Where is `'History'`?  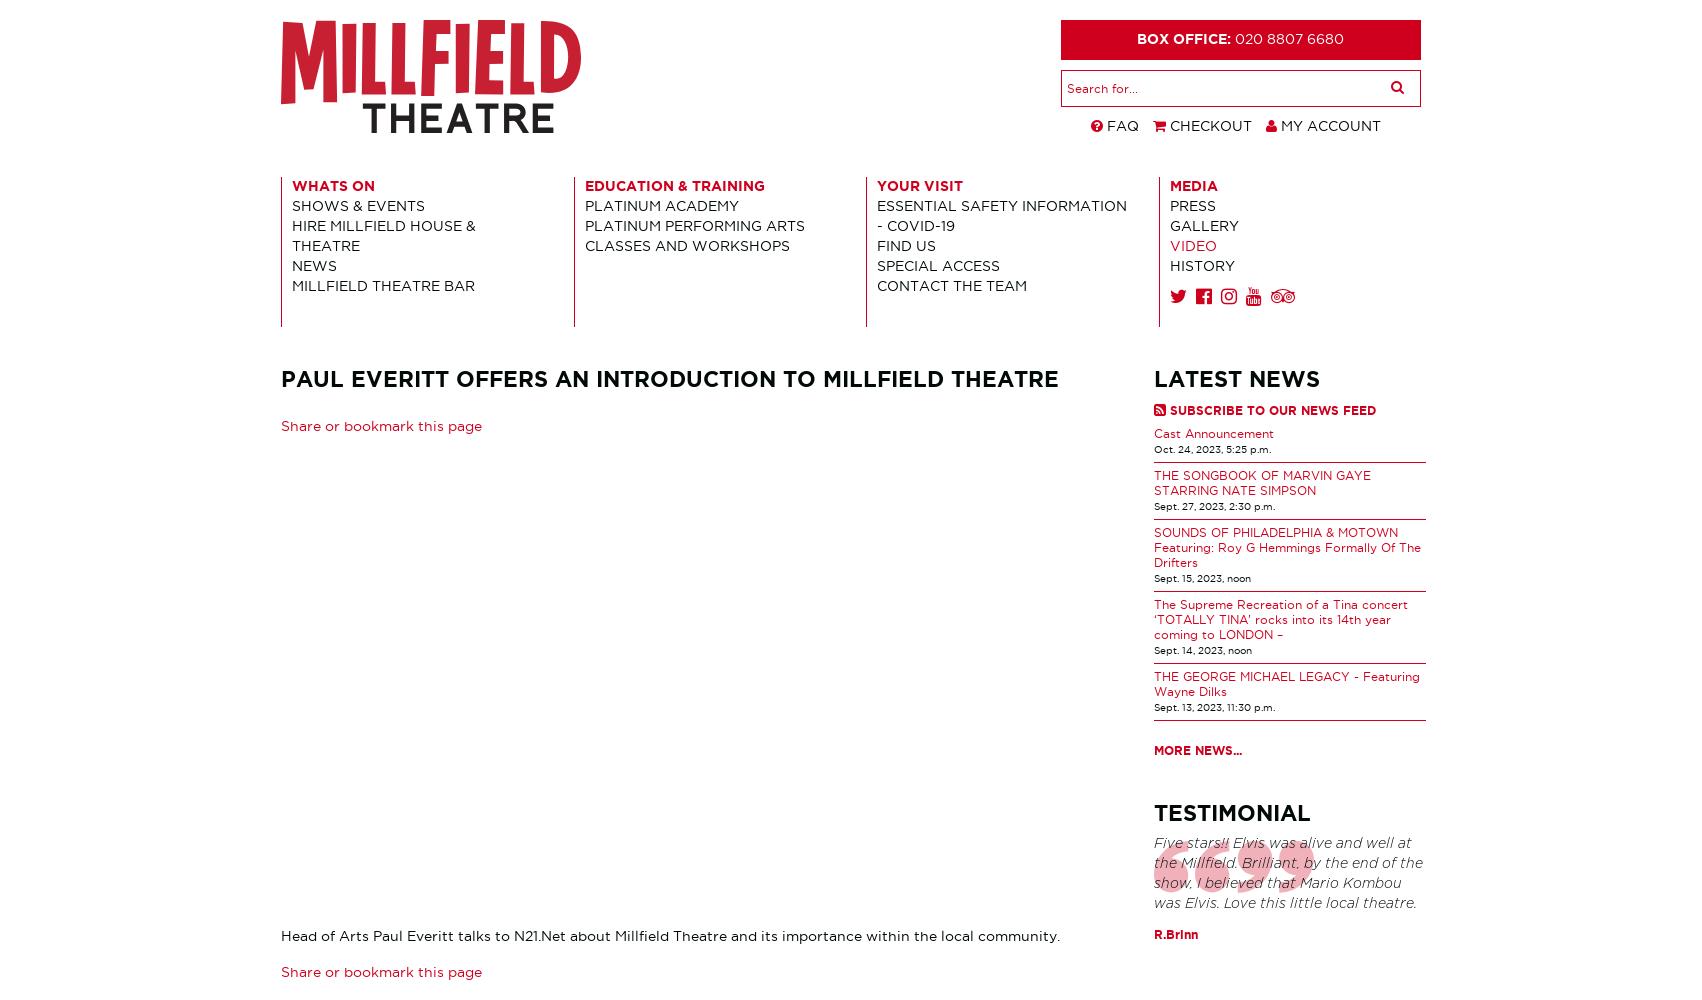
'History' is located at coordinates (1201, 265).